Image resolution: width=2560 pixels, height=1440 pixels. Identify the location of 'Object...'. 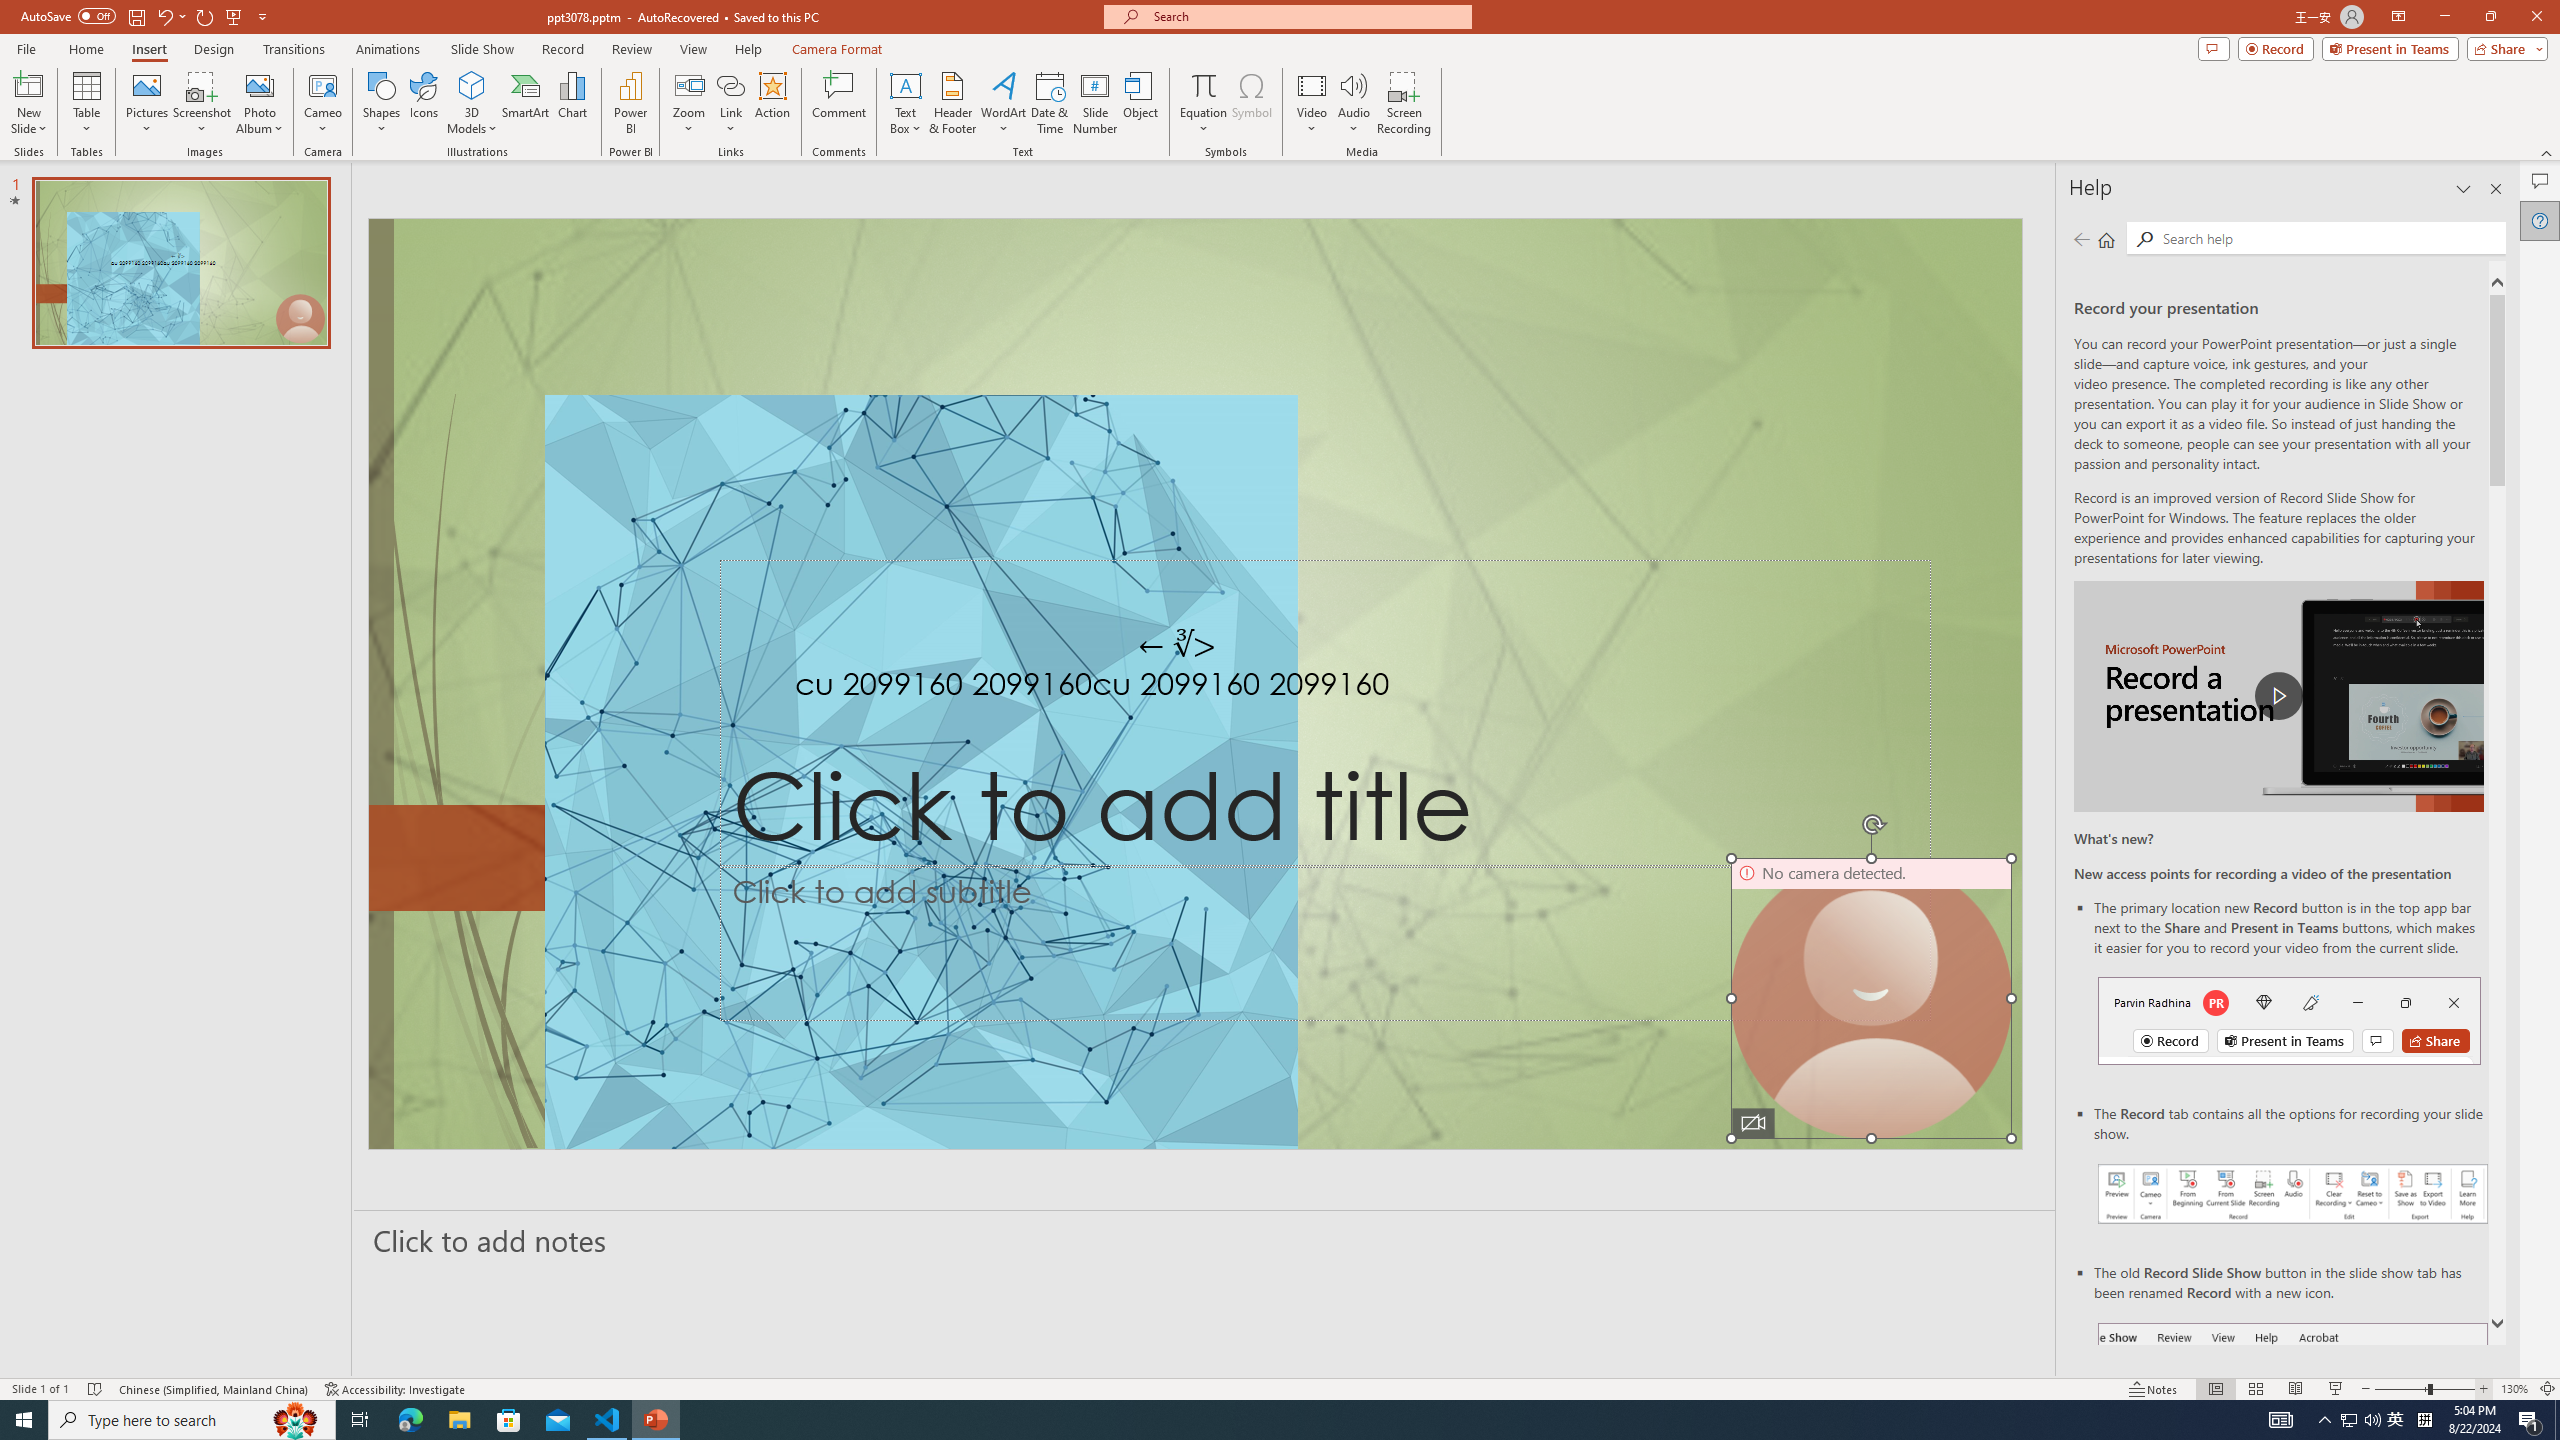
(1141, 103).